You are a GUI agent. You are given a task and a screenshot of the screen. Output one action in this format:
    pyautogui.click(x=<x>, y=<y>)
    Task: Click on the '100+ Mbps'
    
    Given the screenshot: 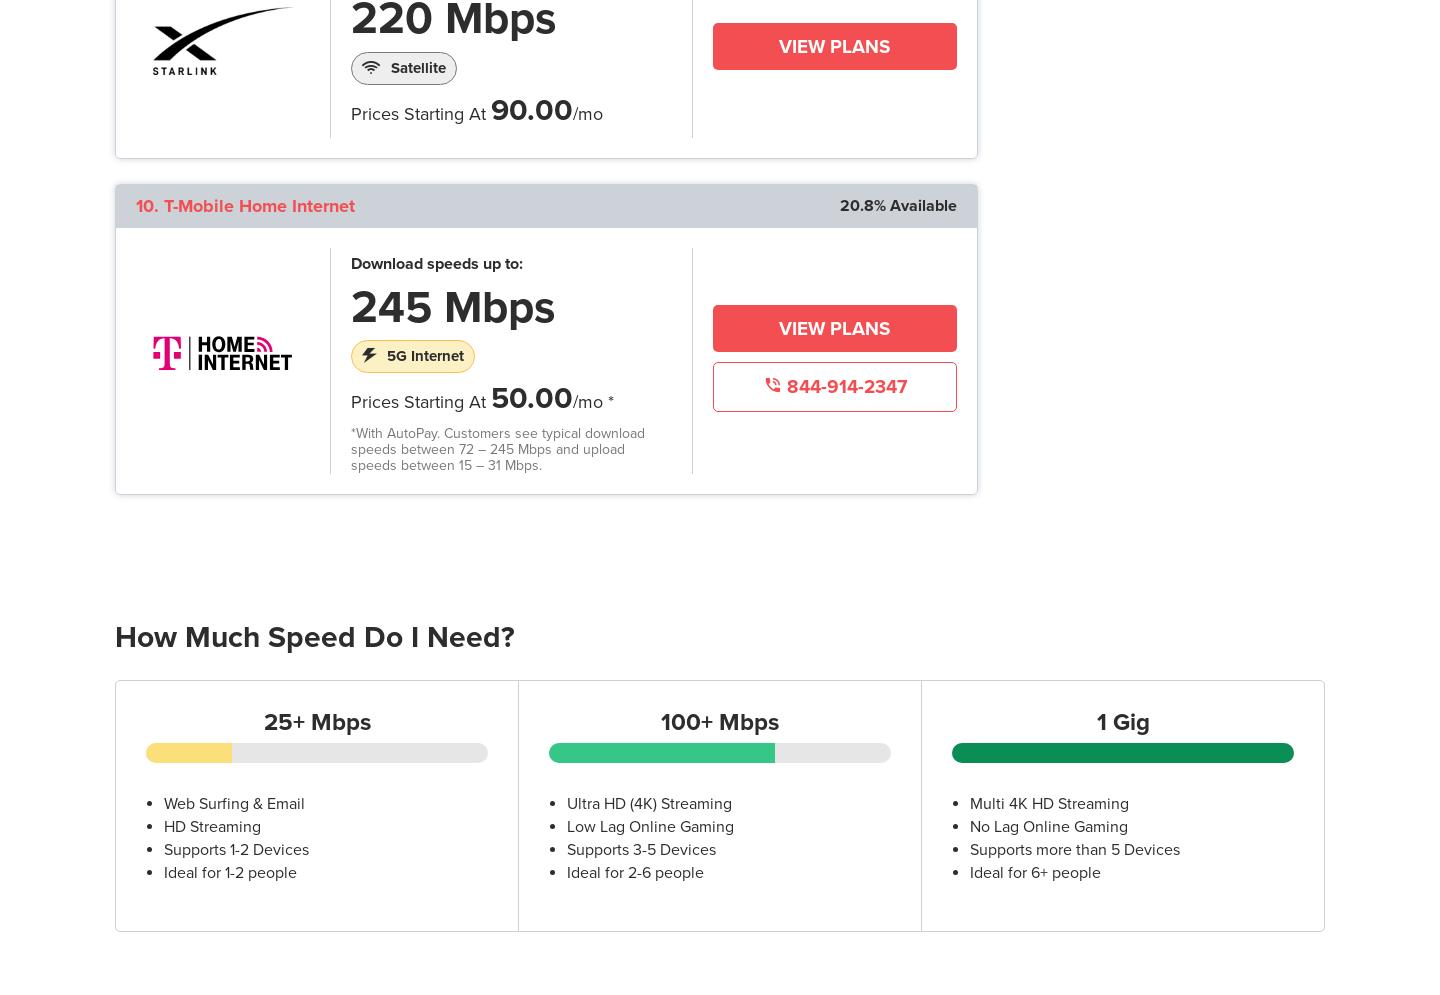 What is the action you would take?
    pyautogui.click(x=659, y=722)
    